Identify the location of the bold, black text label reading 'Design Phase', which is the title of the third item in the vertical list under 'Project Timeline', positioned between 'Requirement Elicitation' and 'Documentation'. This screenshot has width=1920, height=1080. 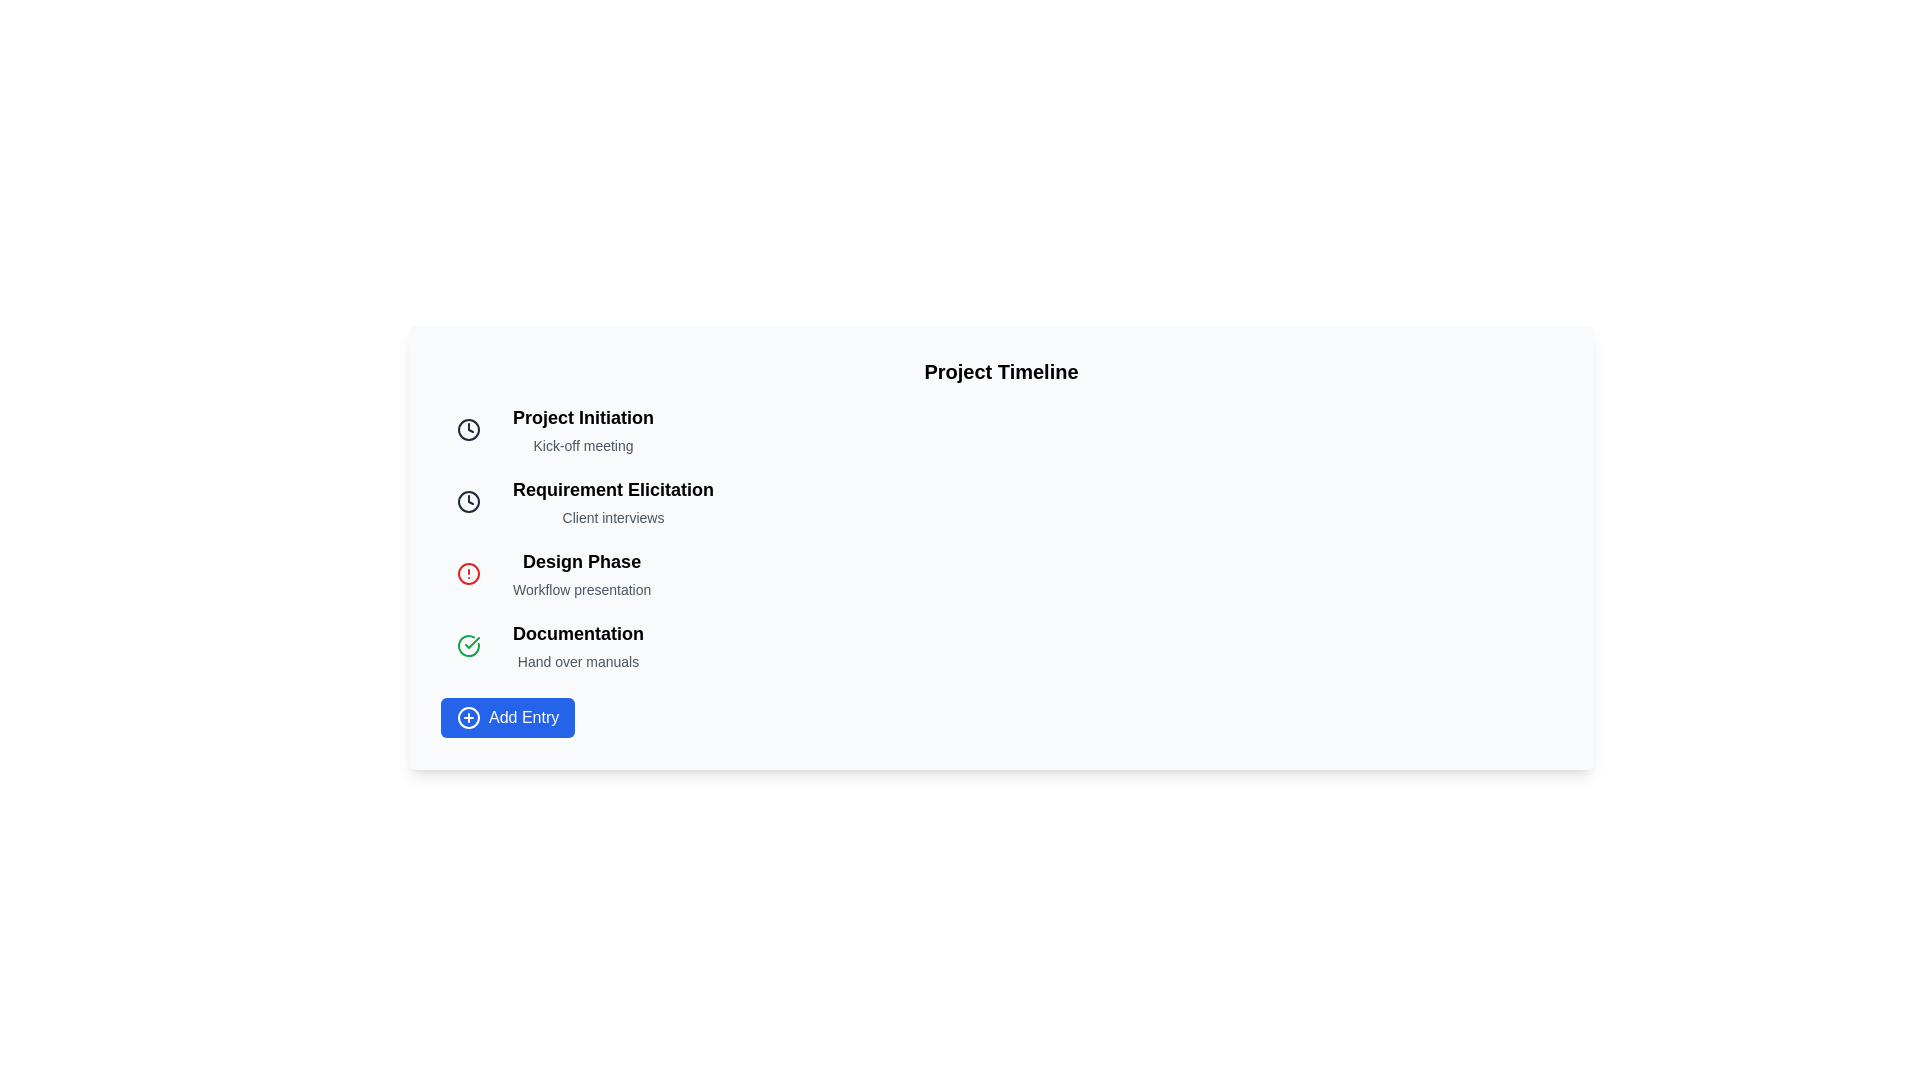
(581, 562).